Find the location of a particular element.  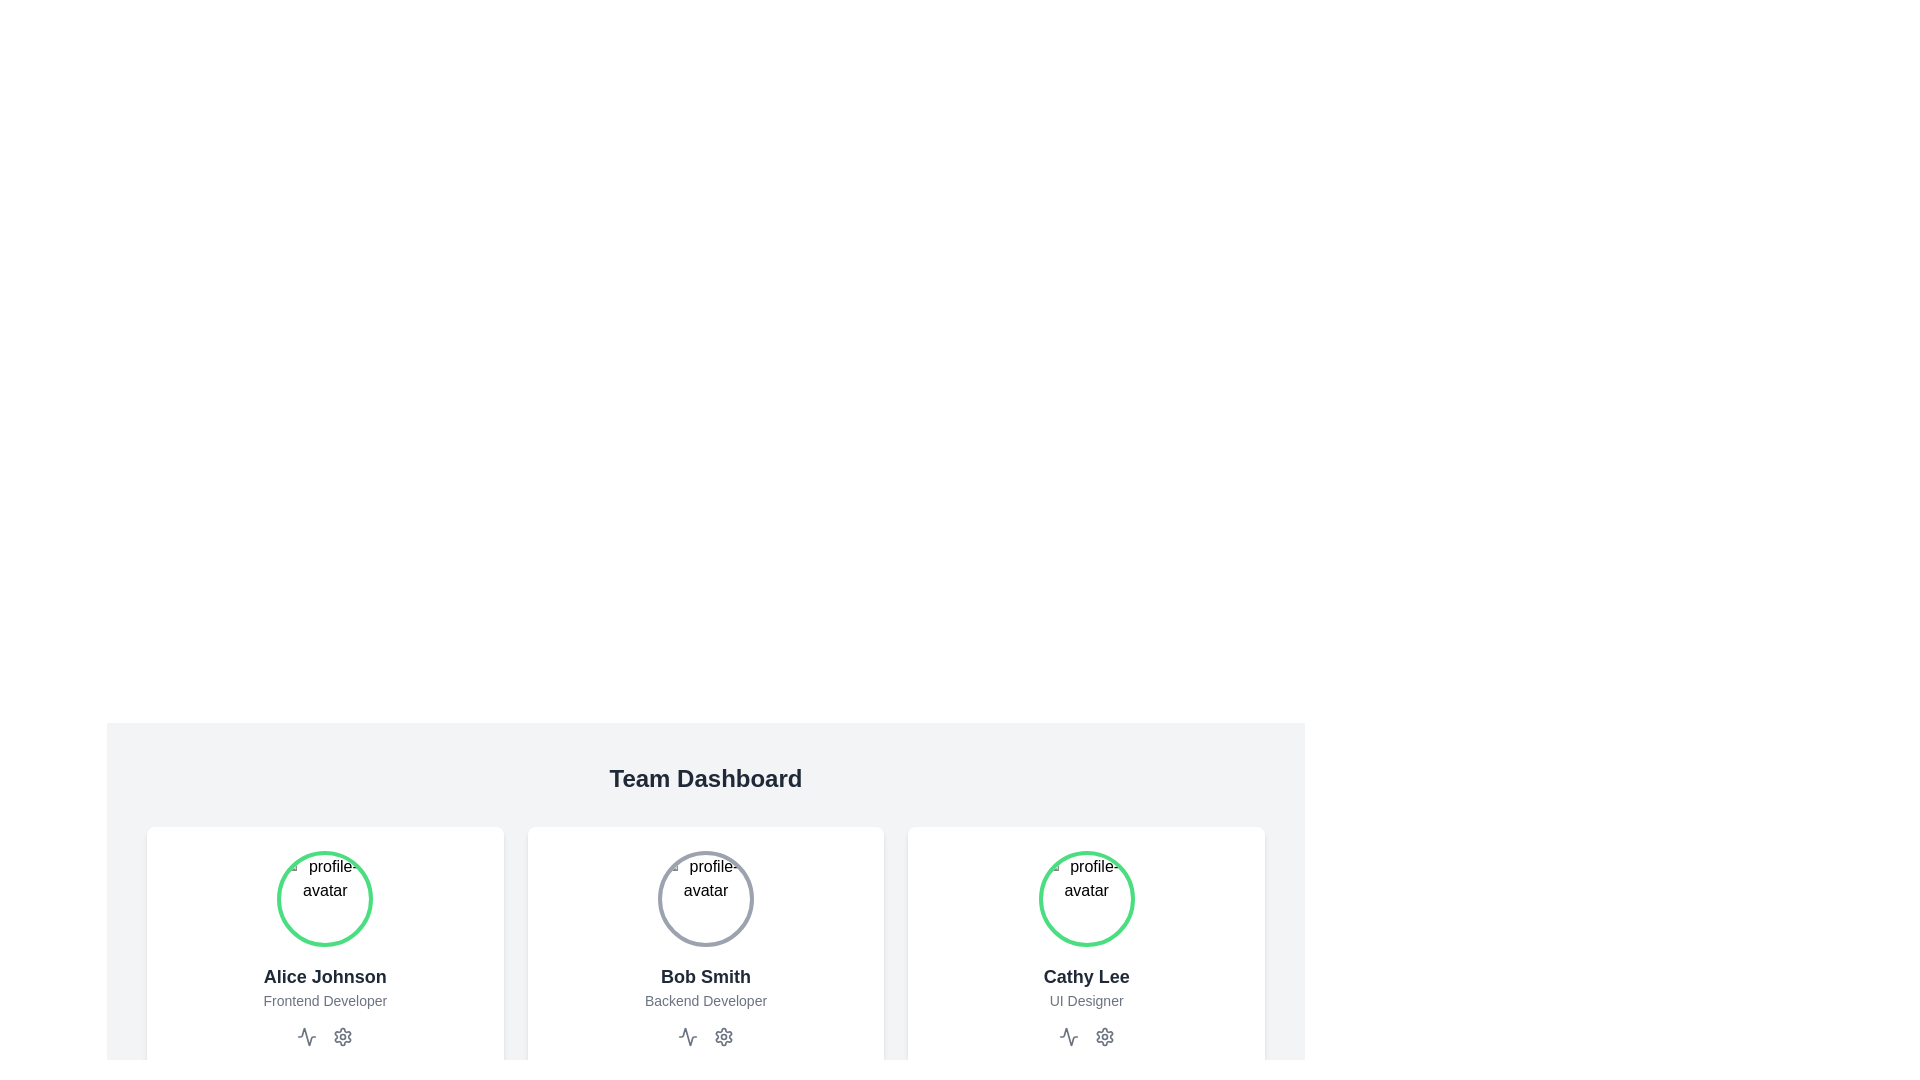

the Profile Card located in the first column of the grid layout, aligned with the 'Team Dashboard' text is located at coordinates (325, 947).